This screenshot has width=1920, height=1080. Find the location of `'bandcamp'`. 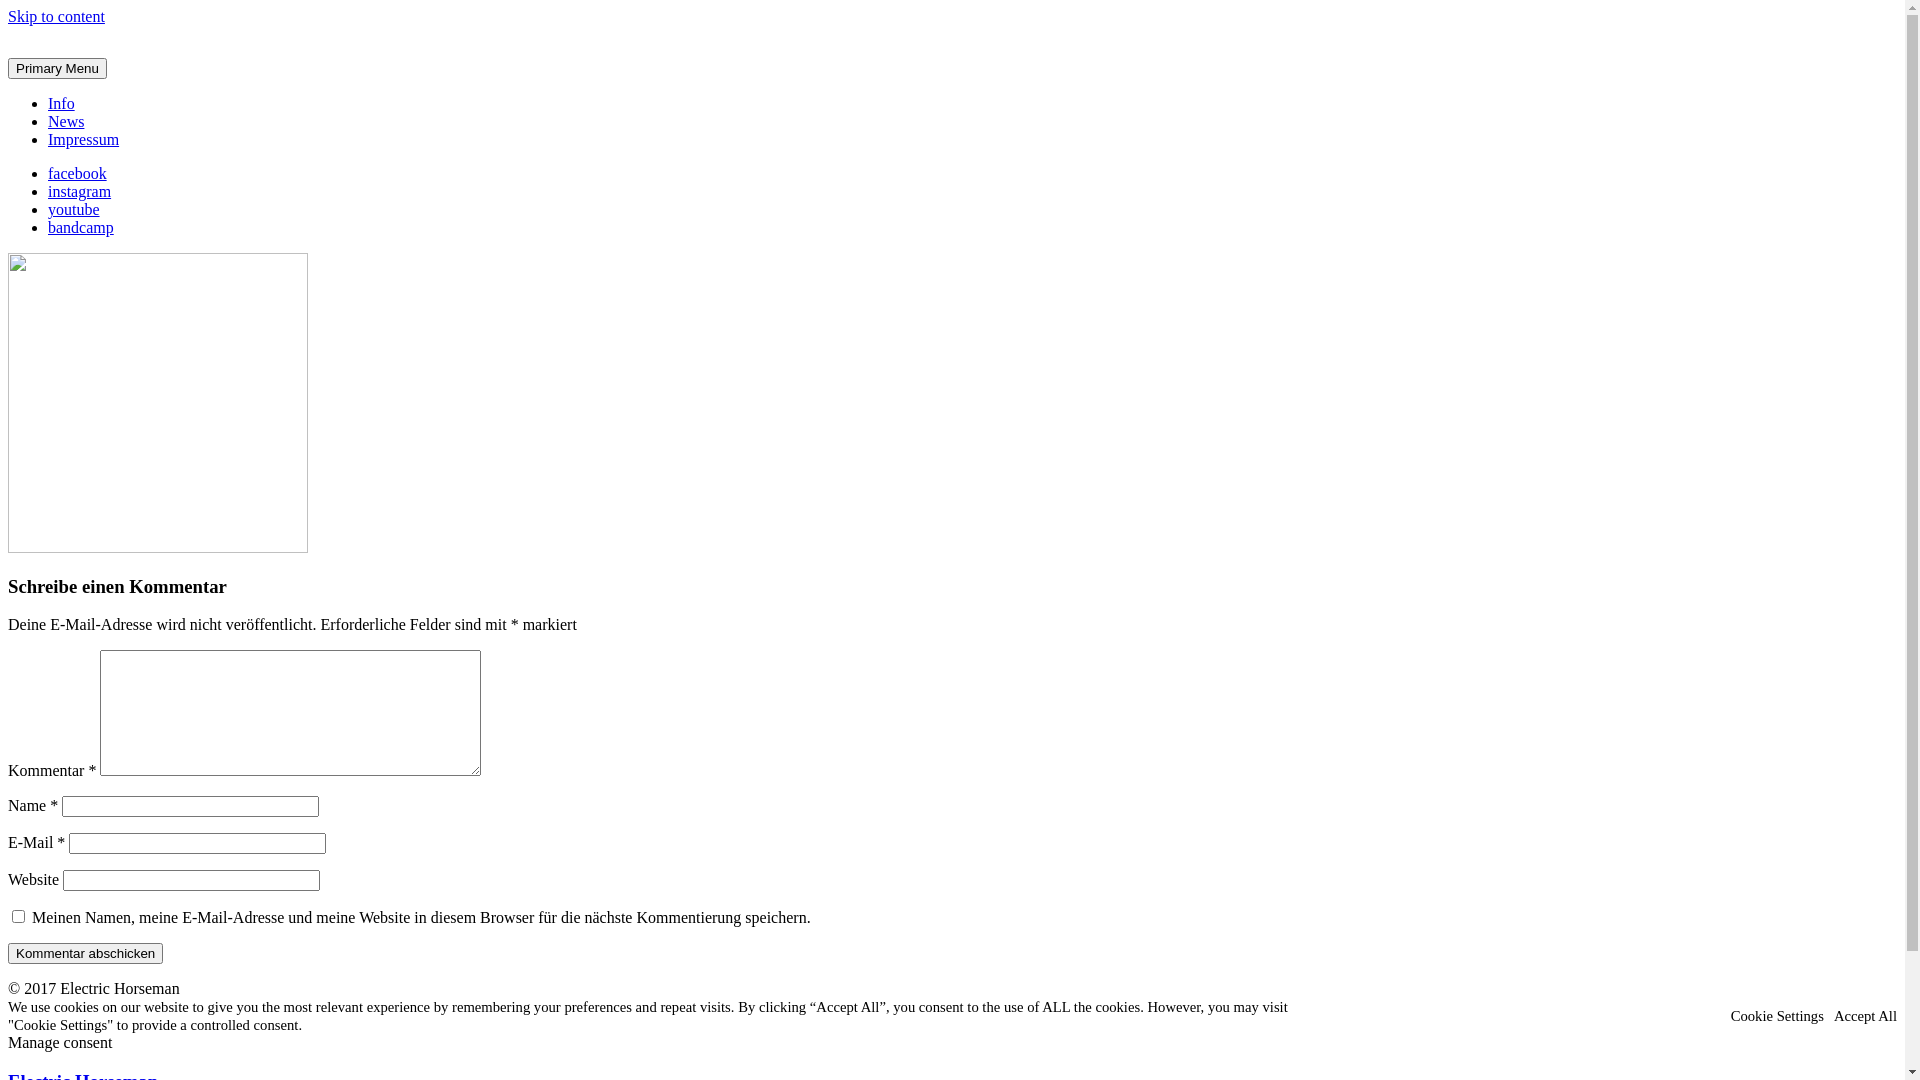

'bandcamp' is located at coordinates (85, 226).